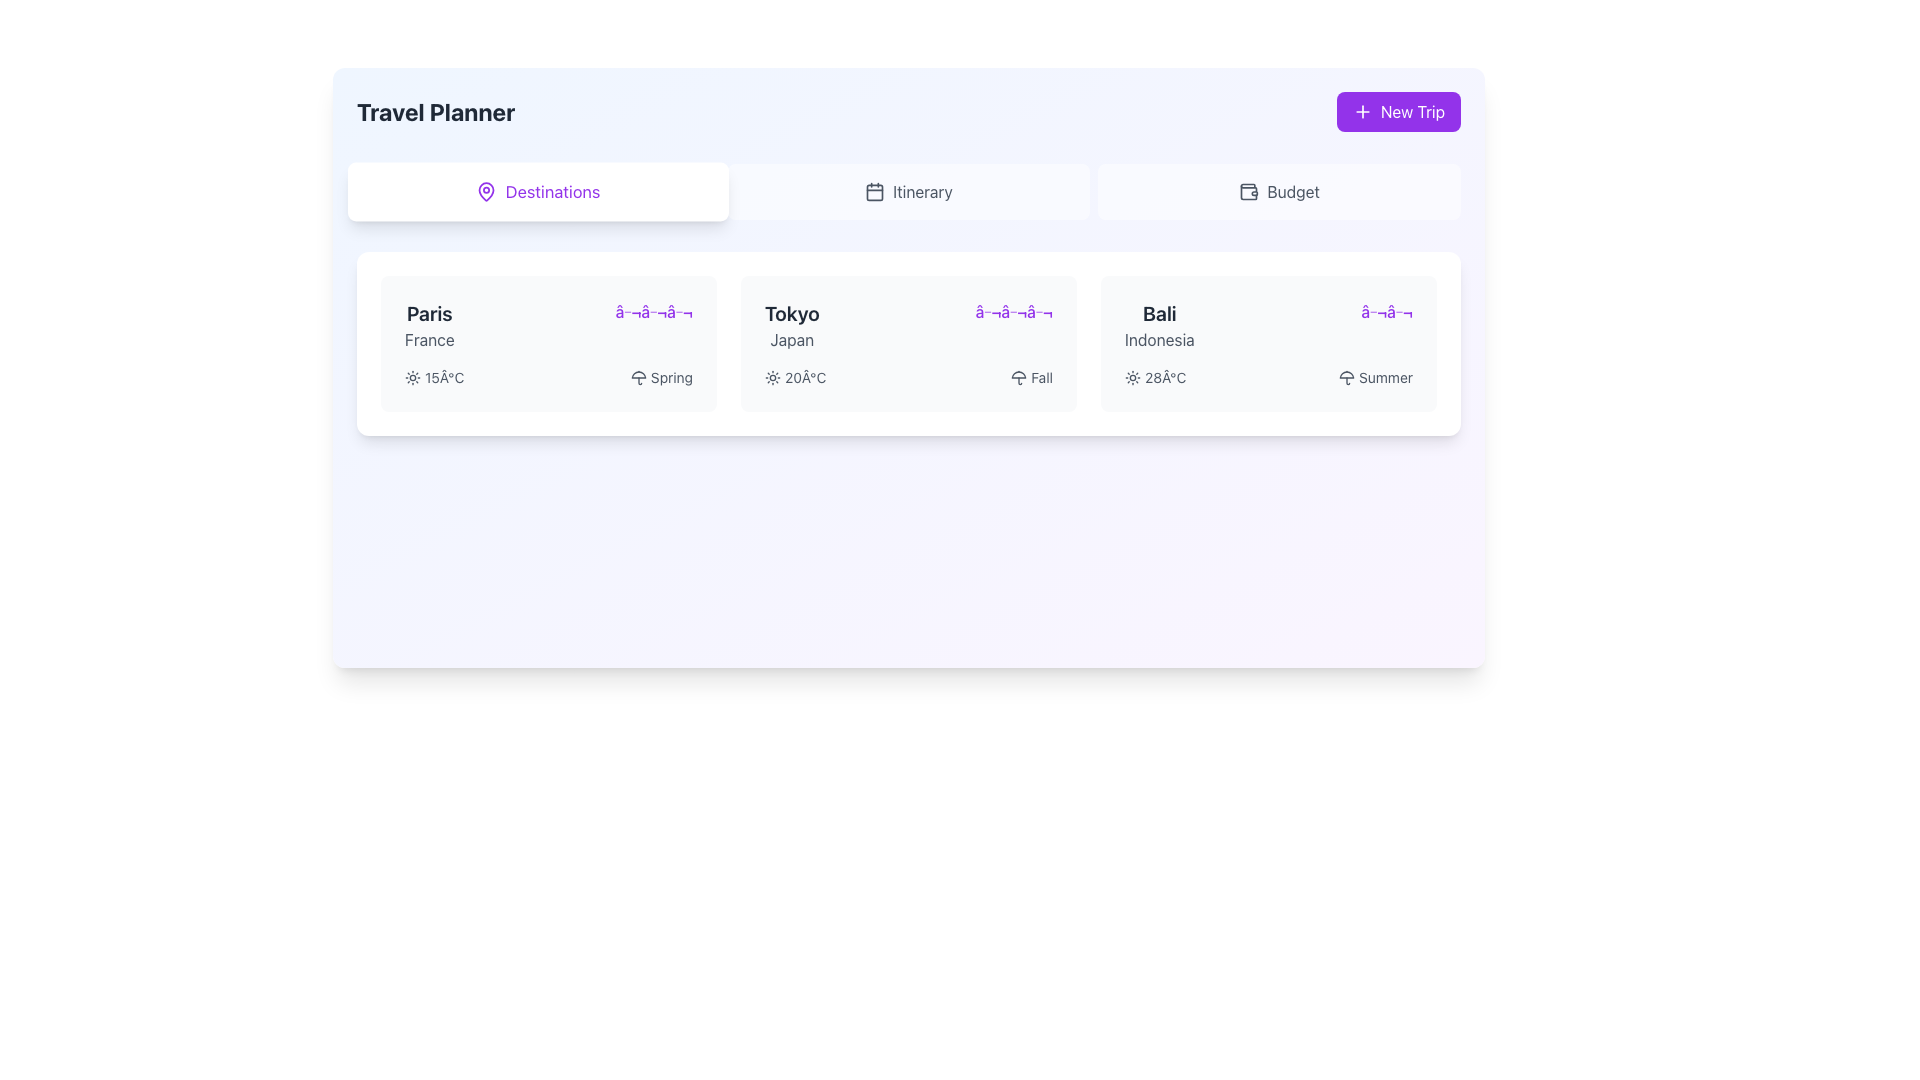  Describe the element at coordinates (874, 192) in the screenshot. I see `the graphical shape within the calendar icon, which serves as a visual representation of the calendar` at that location.